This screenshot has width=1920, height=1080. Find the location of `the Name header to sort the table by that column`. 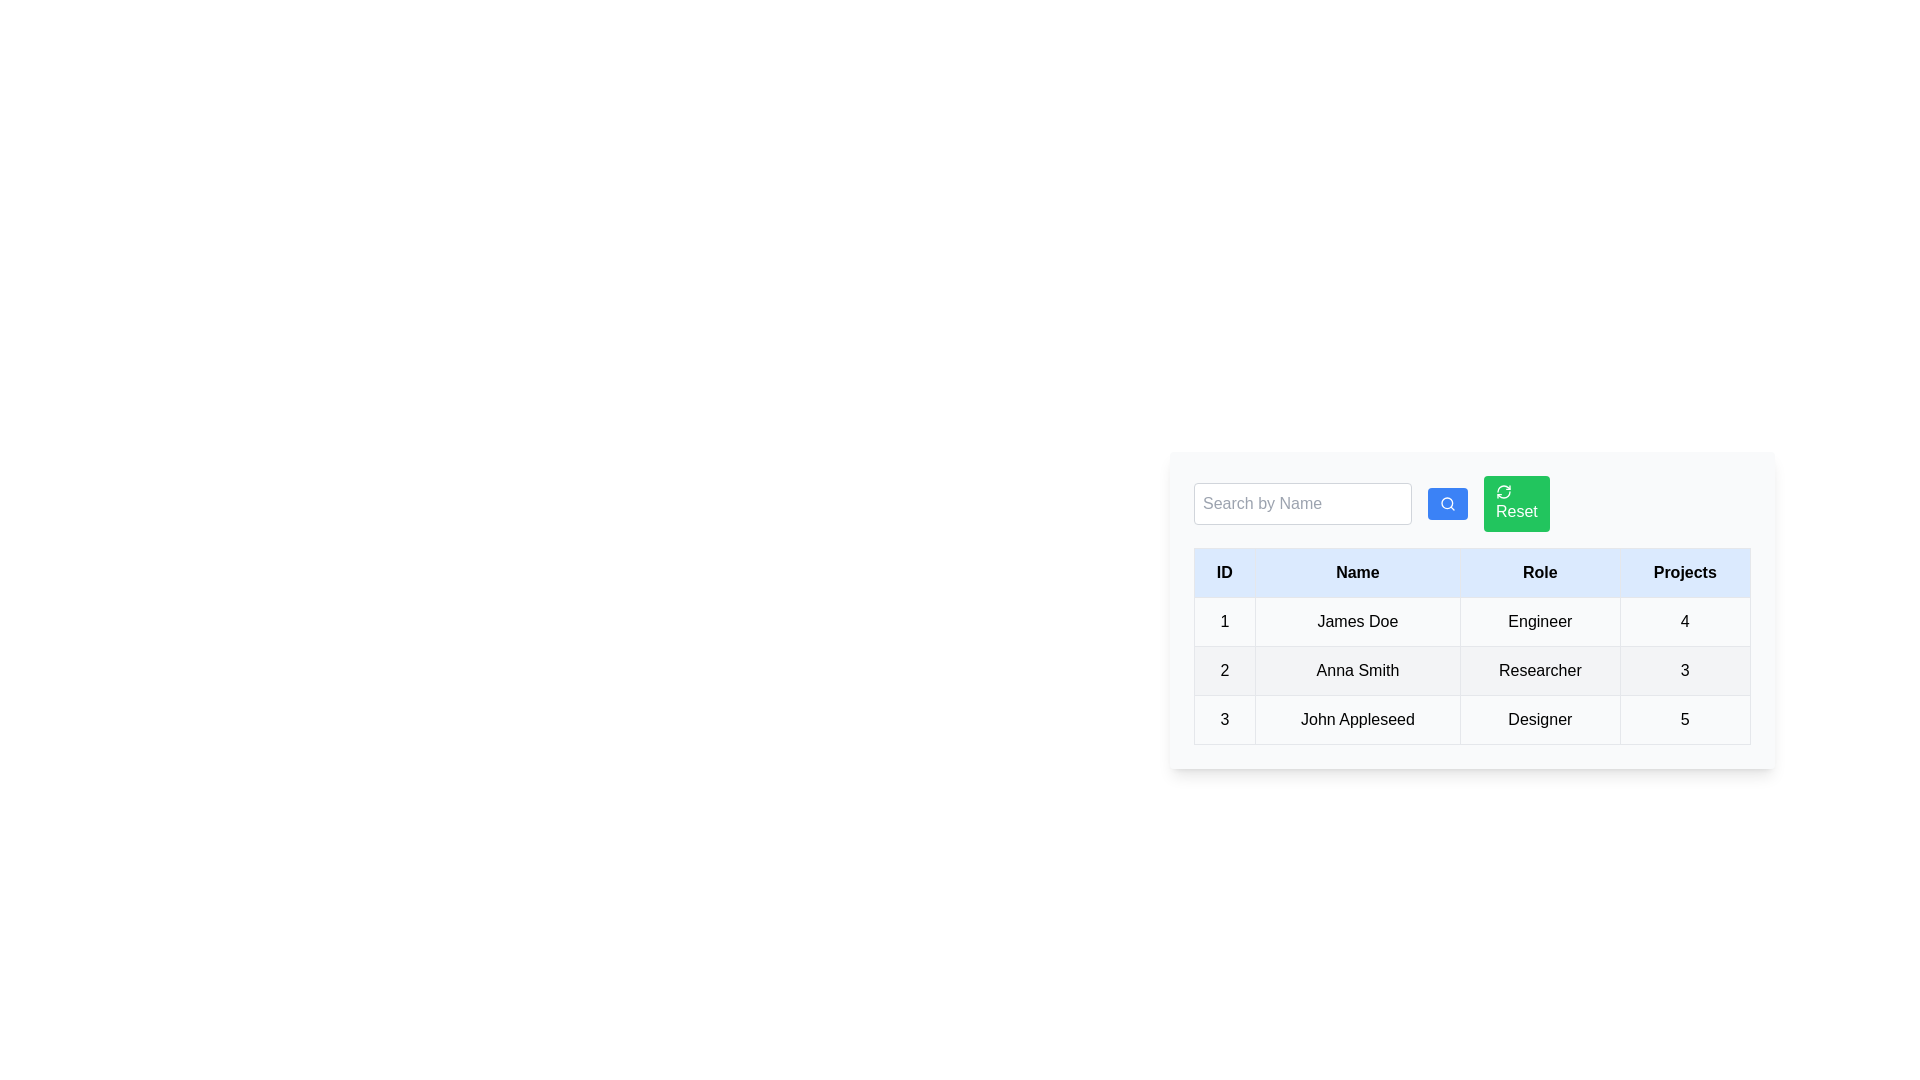

the Name header to sort the table by that column is located at coordinates (1358, 573).